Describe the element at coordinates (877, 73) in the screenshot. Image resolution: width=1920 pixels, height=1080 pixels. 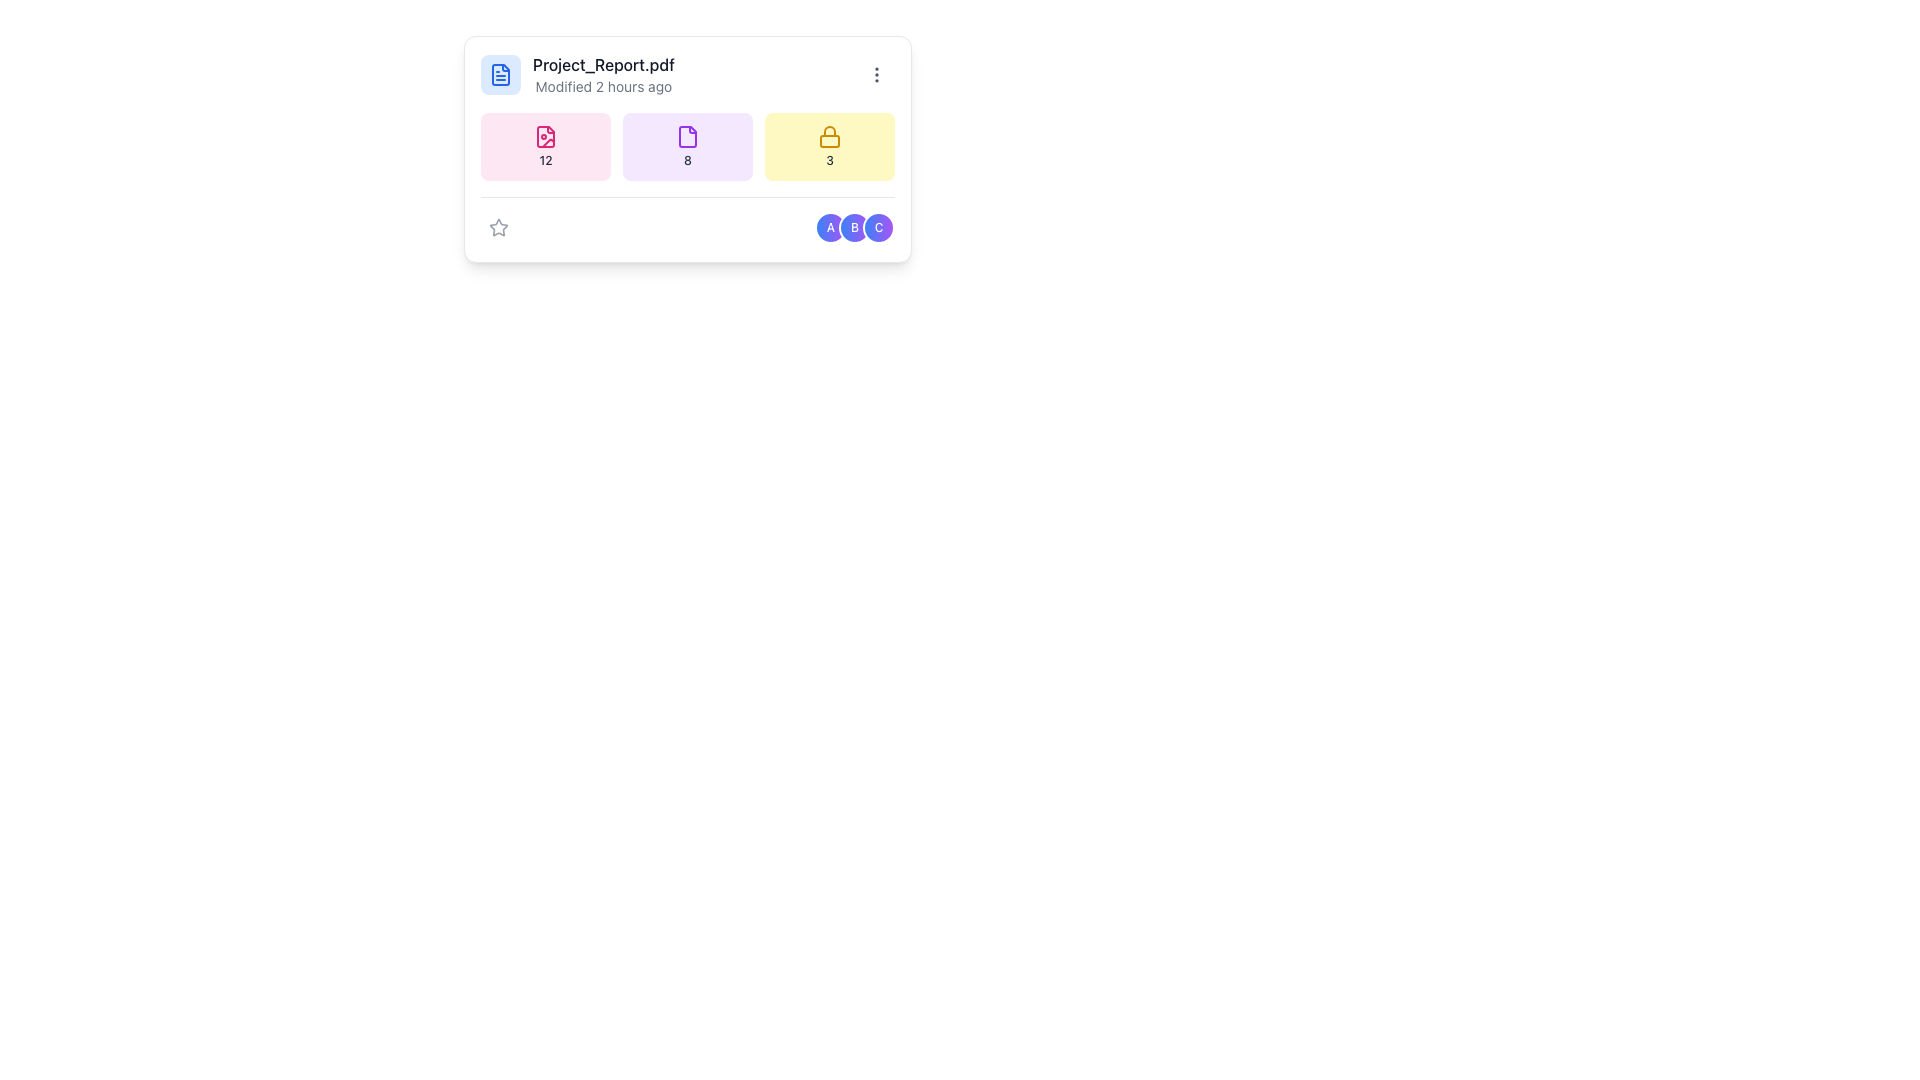
I see `the vertical ellipsis icon with three dots located in the top-right corner of the card layout` at that location.